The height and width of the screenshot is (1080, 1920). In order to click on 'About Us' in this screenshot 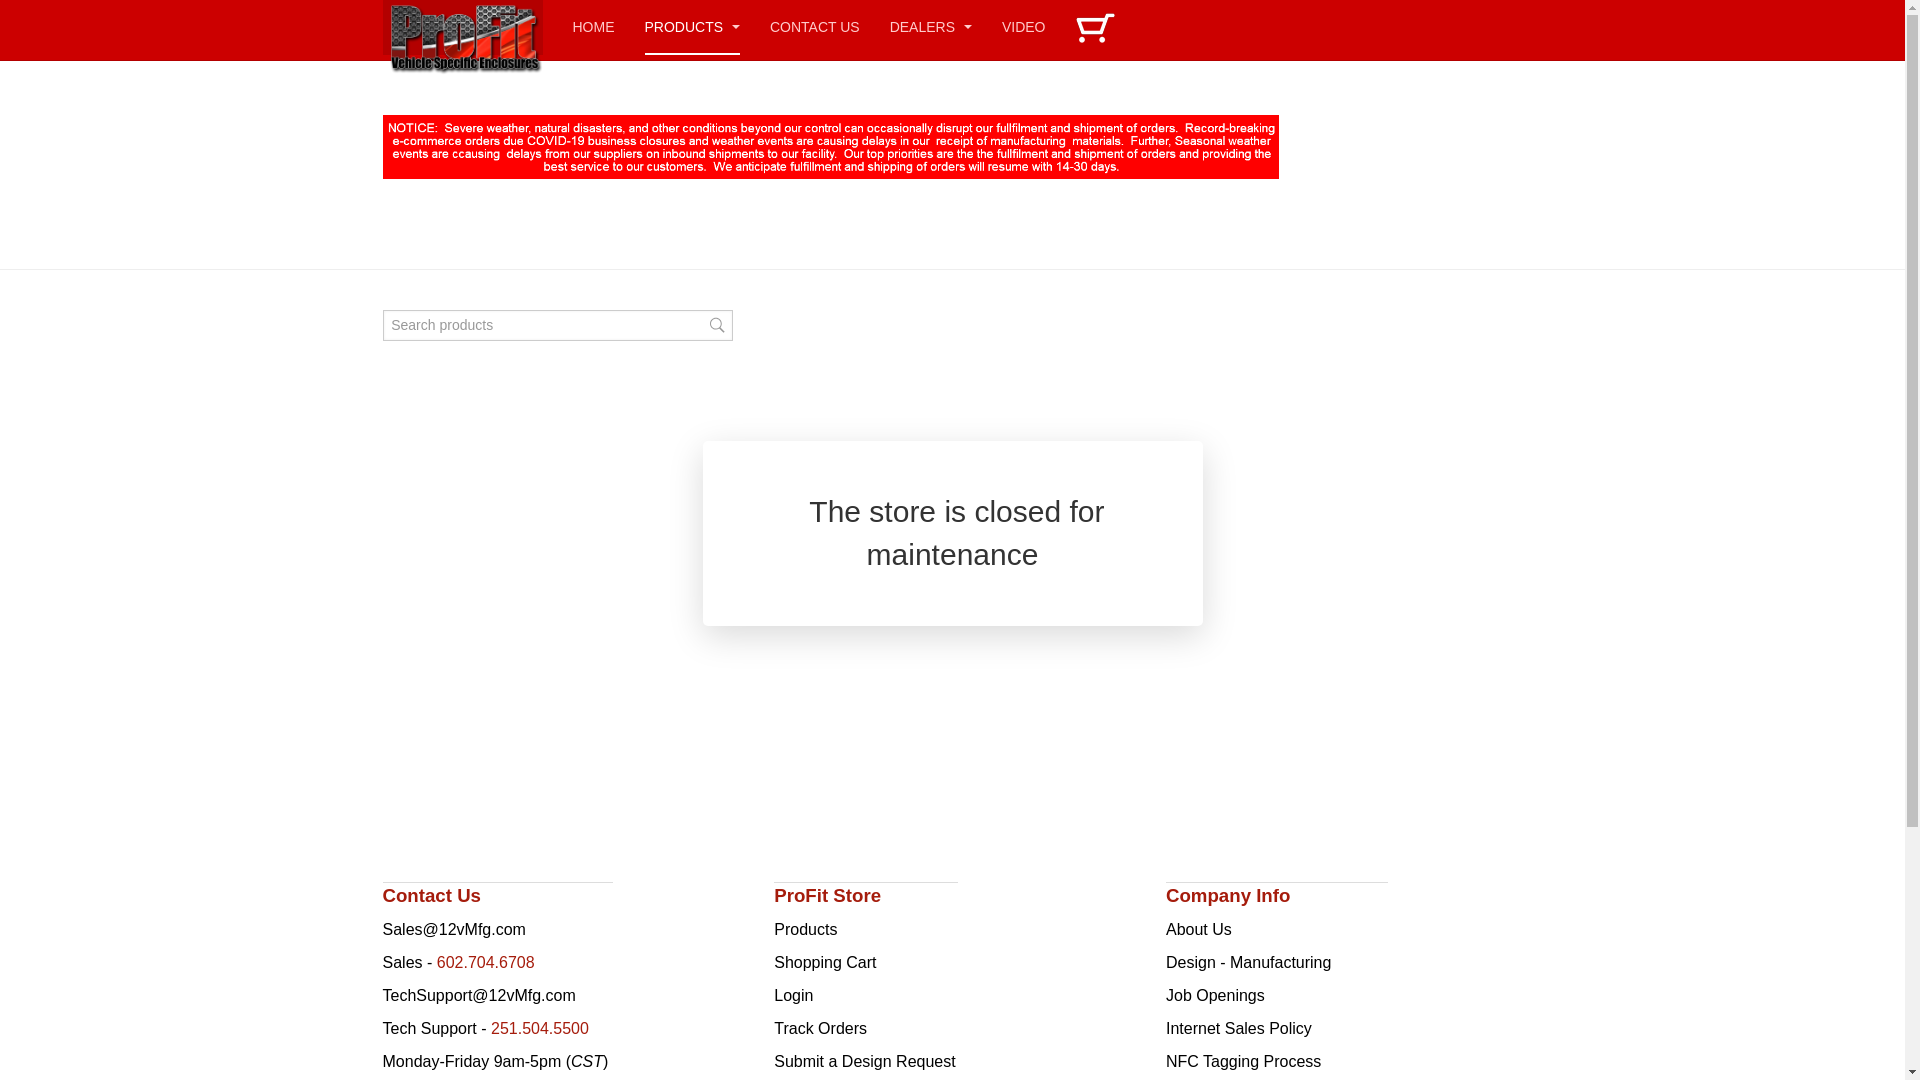, I will do `click(1199, 929)`.